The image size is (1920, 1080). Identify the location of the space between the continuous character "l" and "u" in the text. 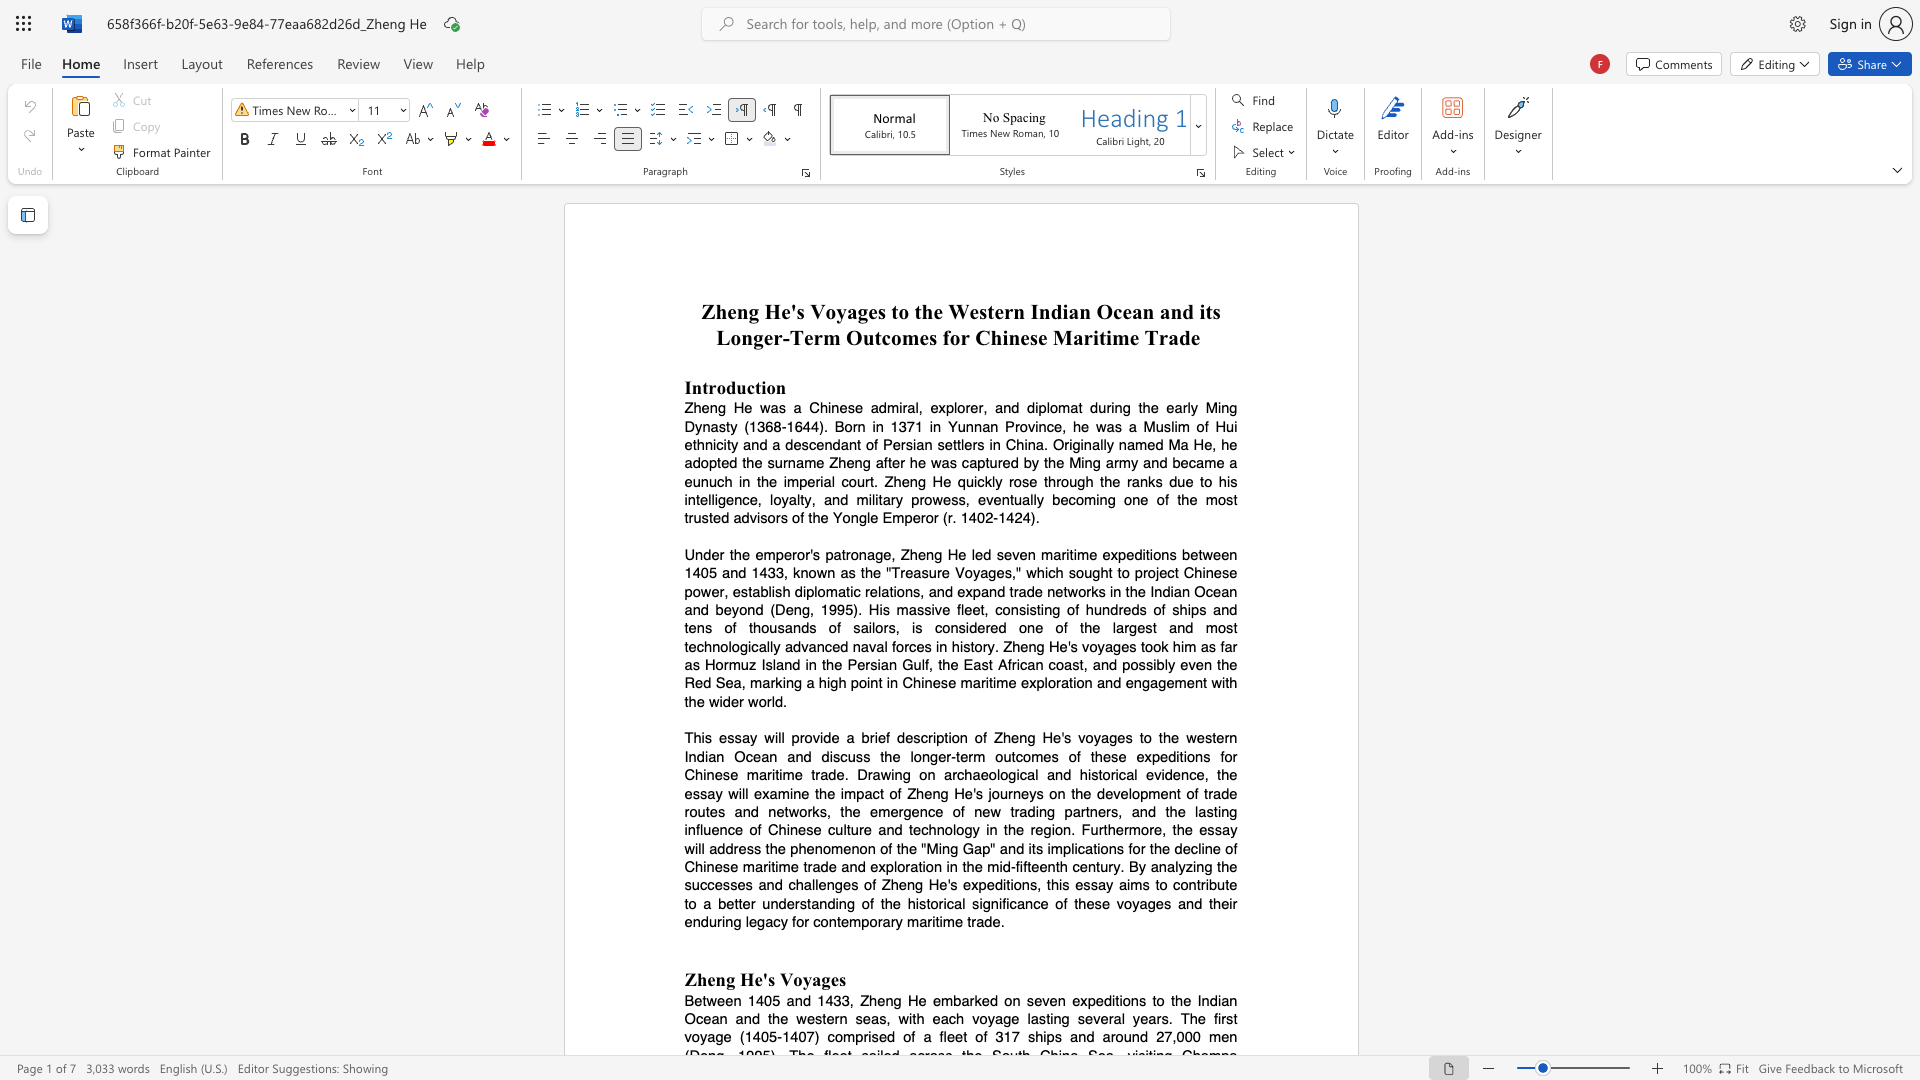
(704, 830).